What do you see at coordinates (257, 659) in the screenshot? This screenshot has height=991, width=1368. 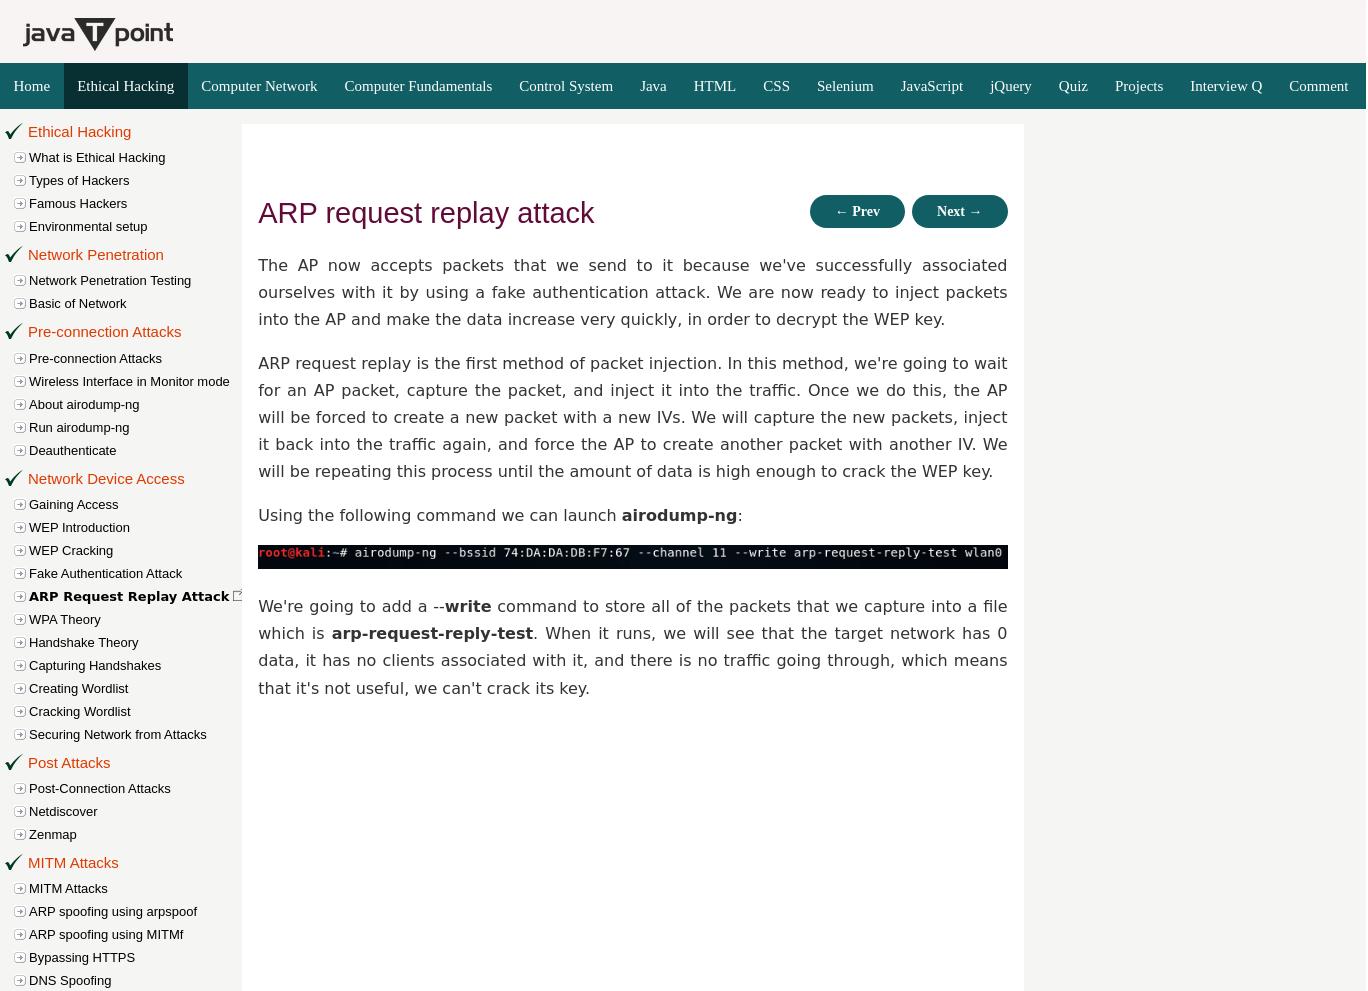 I see `'. When it runs, we will see that the target network has 0 data, it has no clients associated with it, and there is no traffic going through, which means that it's not useful, we can't crack its key.'` at bounding box center [257, 659].